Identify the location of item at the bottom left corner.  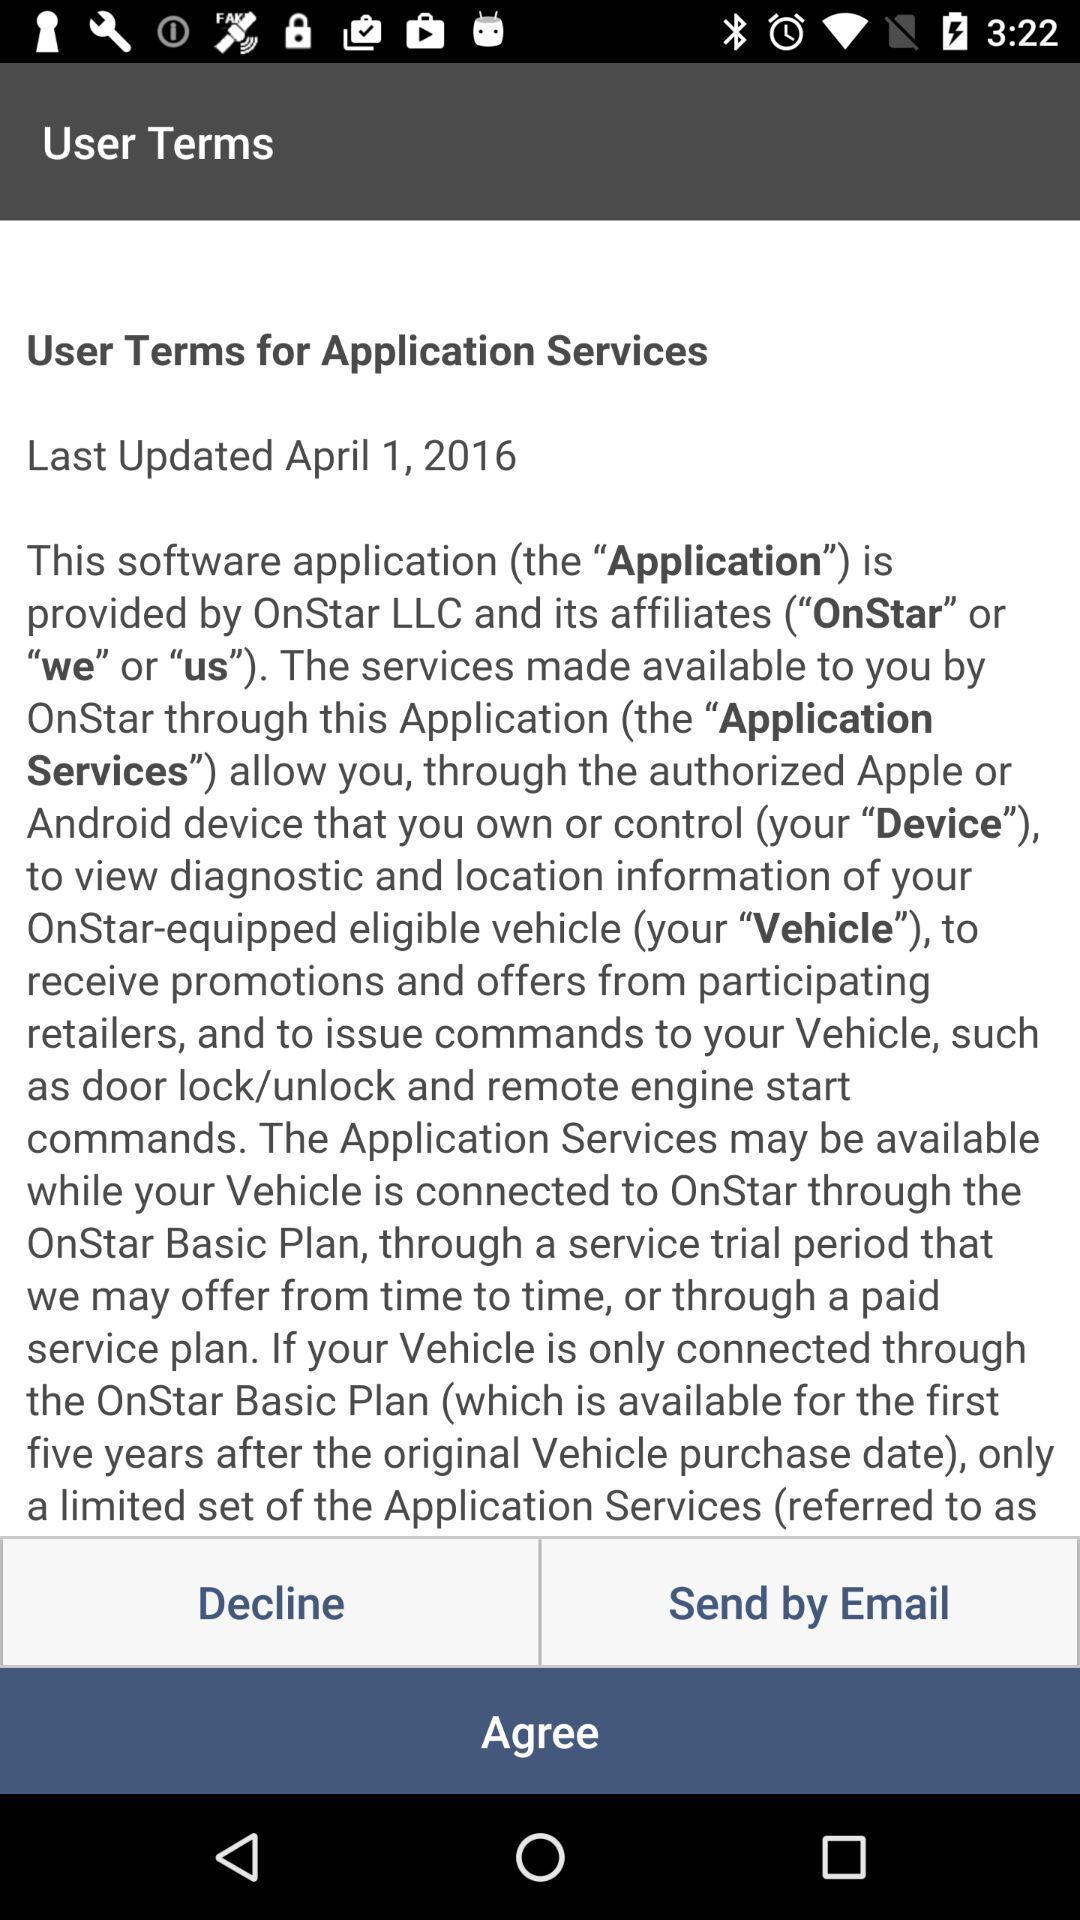
(270, 1602).